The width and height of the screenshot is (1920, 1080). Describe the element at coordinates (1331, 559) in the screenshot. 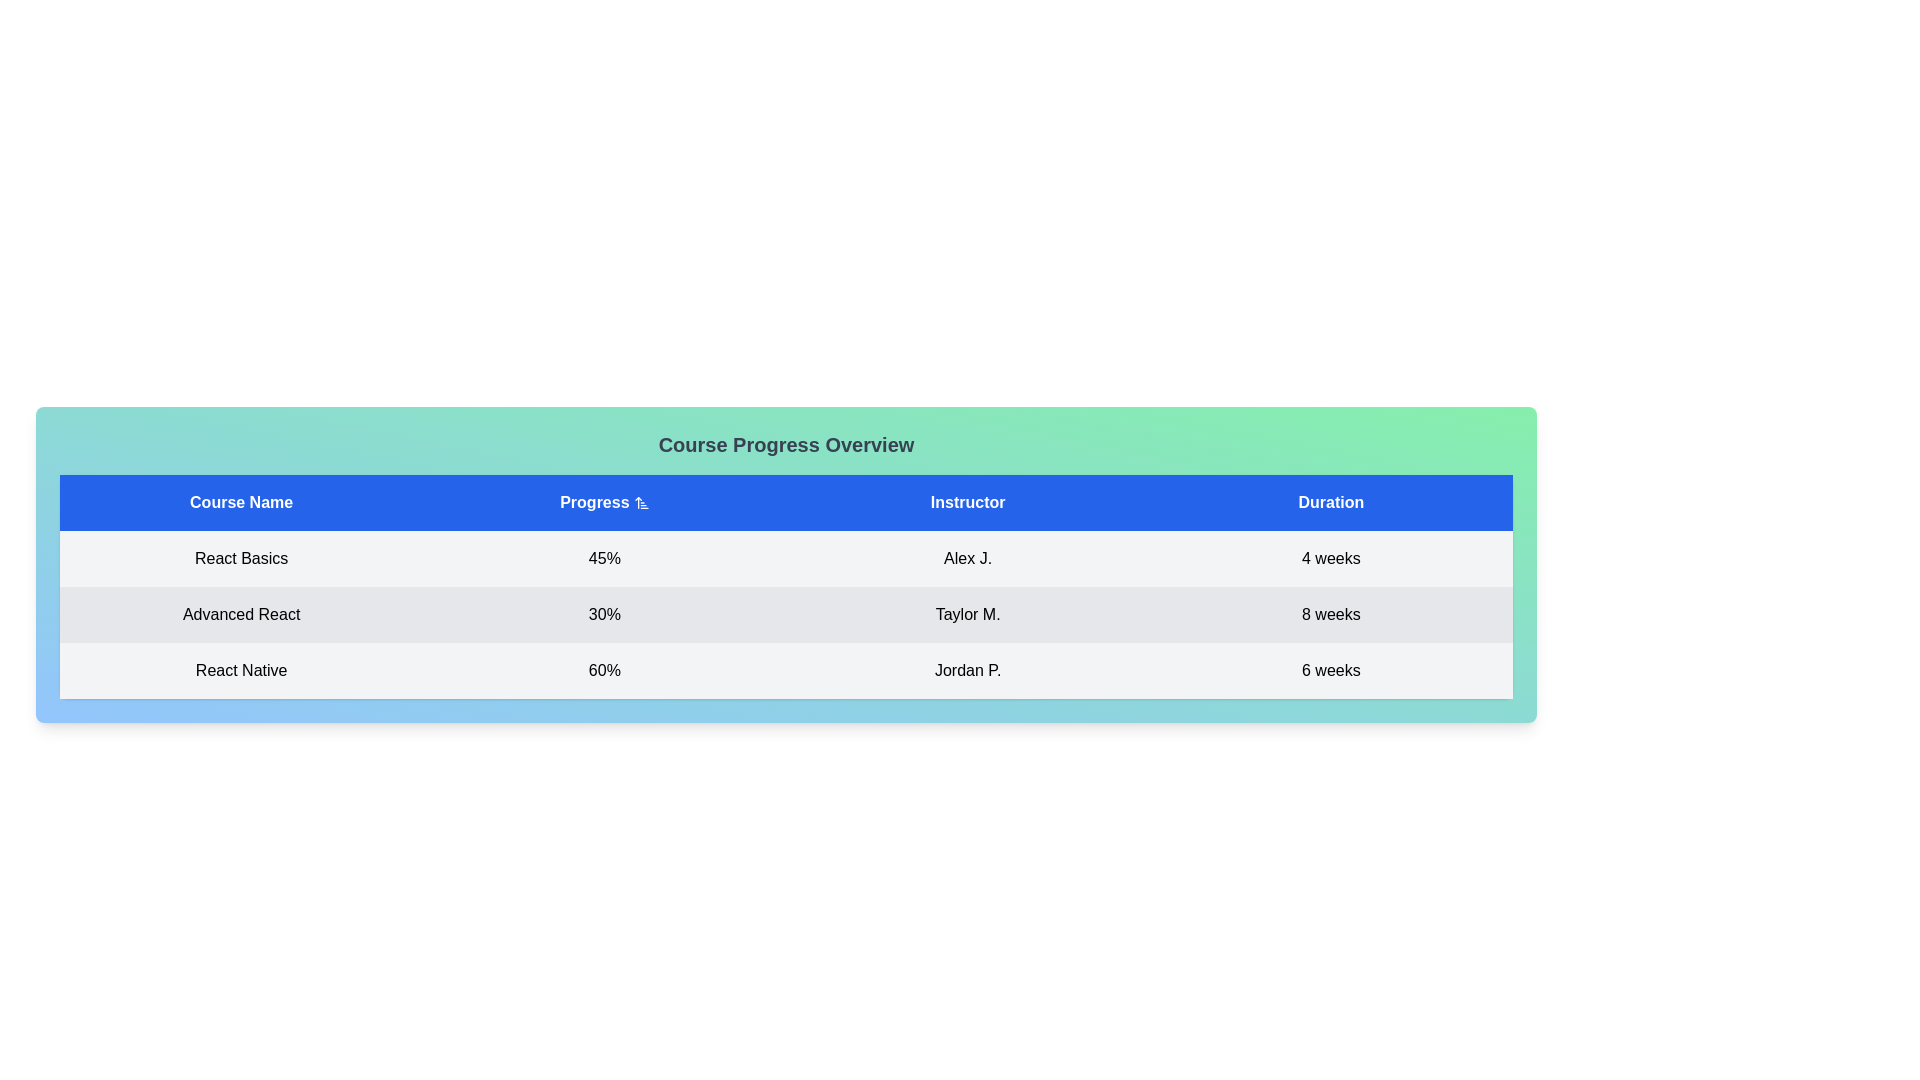

I see `the text label that reads '4 weeks', located in the fourth cell of the first data row under the 'Duration' column for the course 'React Basics'` at that location.